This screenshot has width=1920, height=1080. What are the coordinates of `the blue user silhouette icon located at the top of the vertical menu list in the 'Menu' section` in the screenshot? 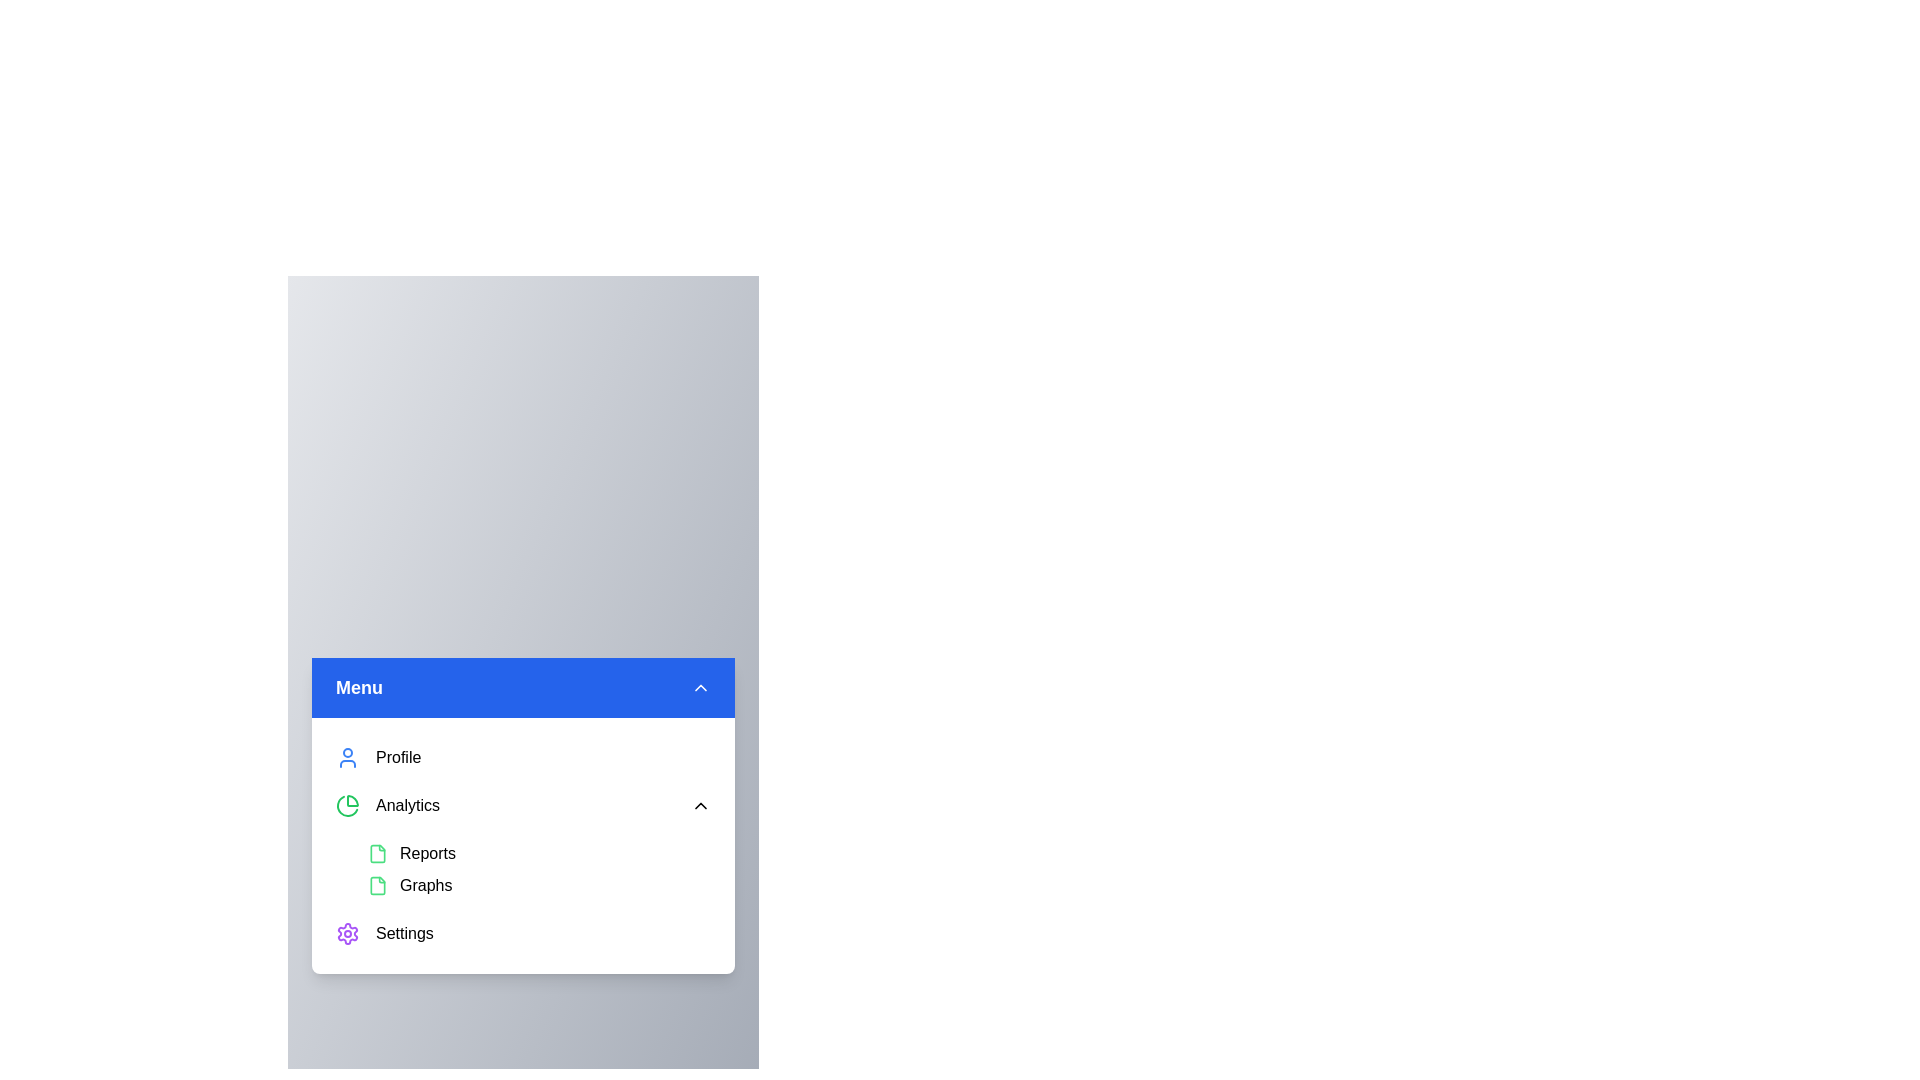 It's located at (347, 758).